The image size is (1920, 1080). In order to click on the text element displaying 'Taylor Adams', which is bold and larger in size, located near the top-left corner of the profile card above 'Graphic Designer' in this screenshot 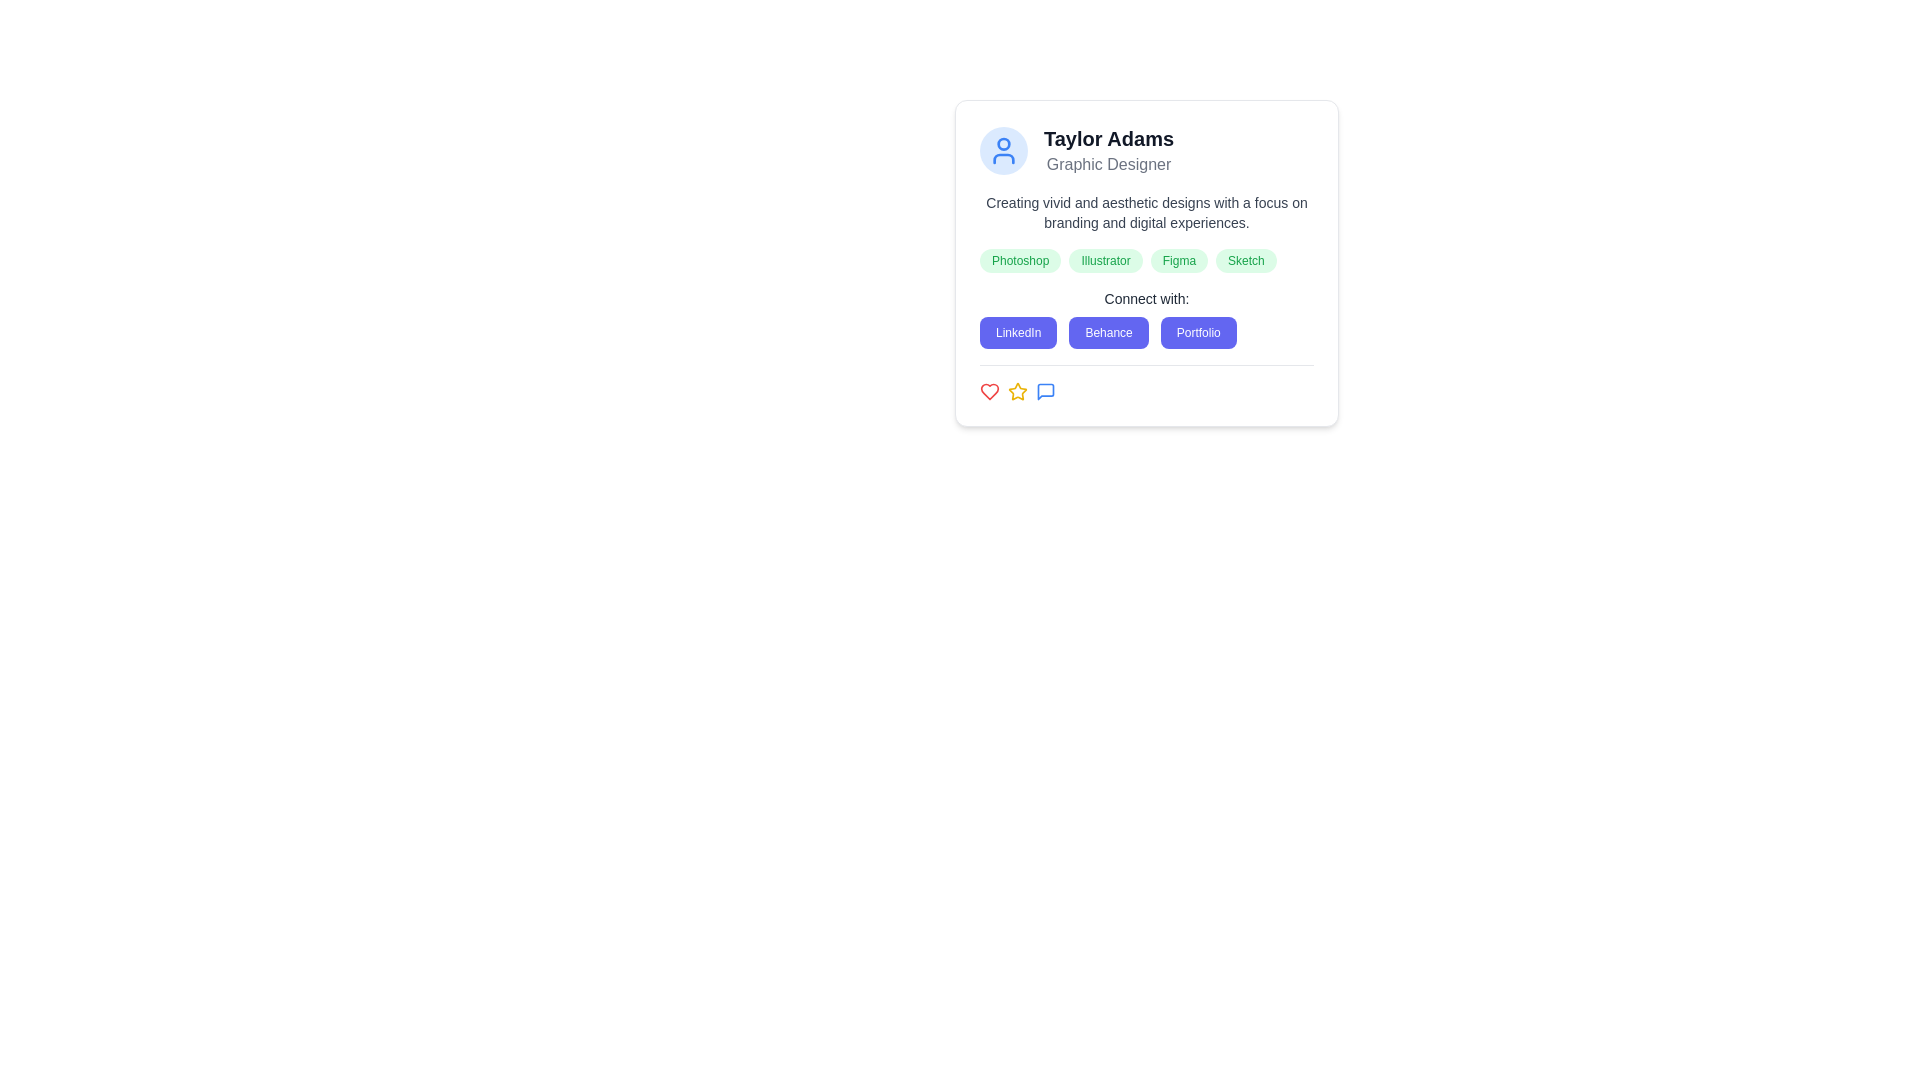, I will do `click(1107, 137)`.